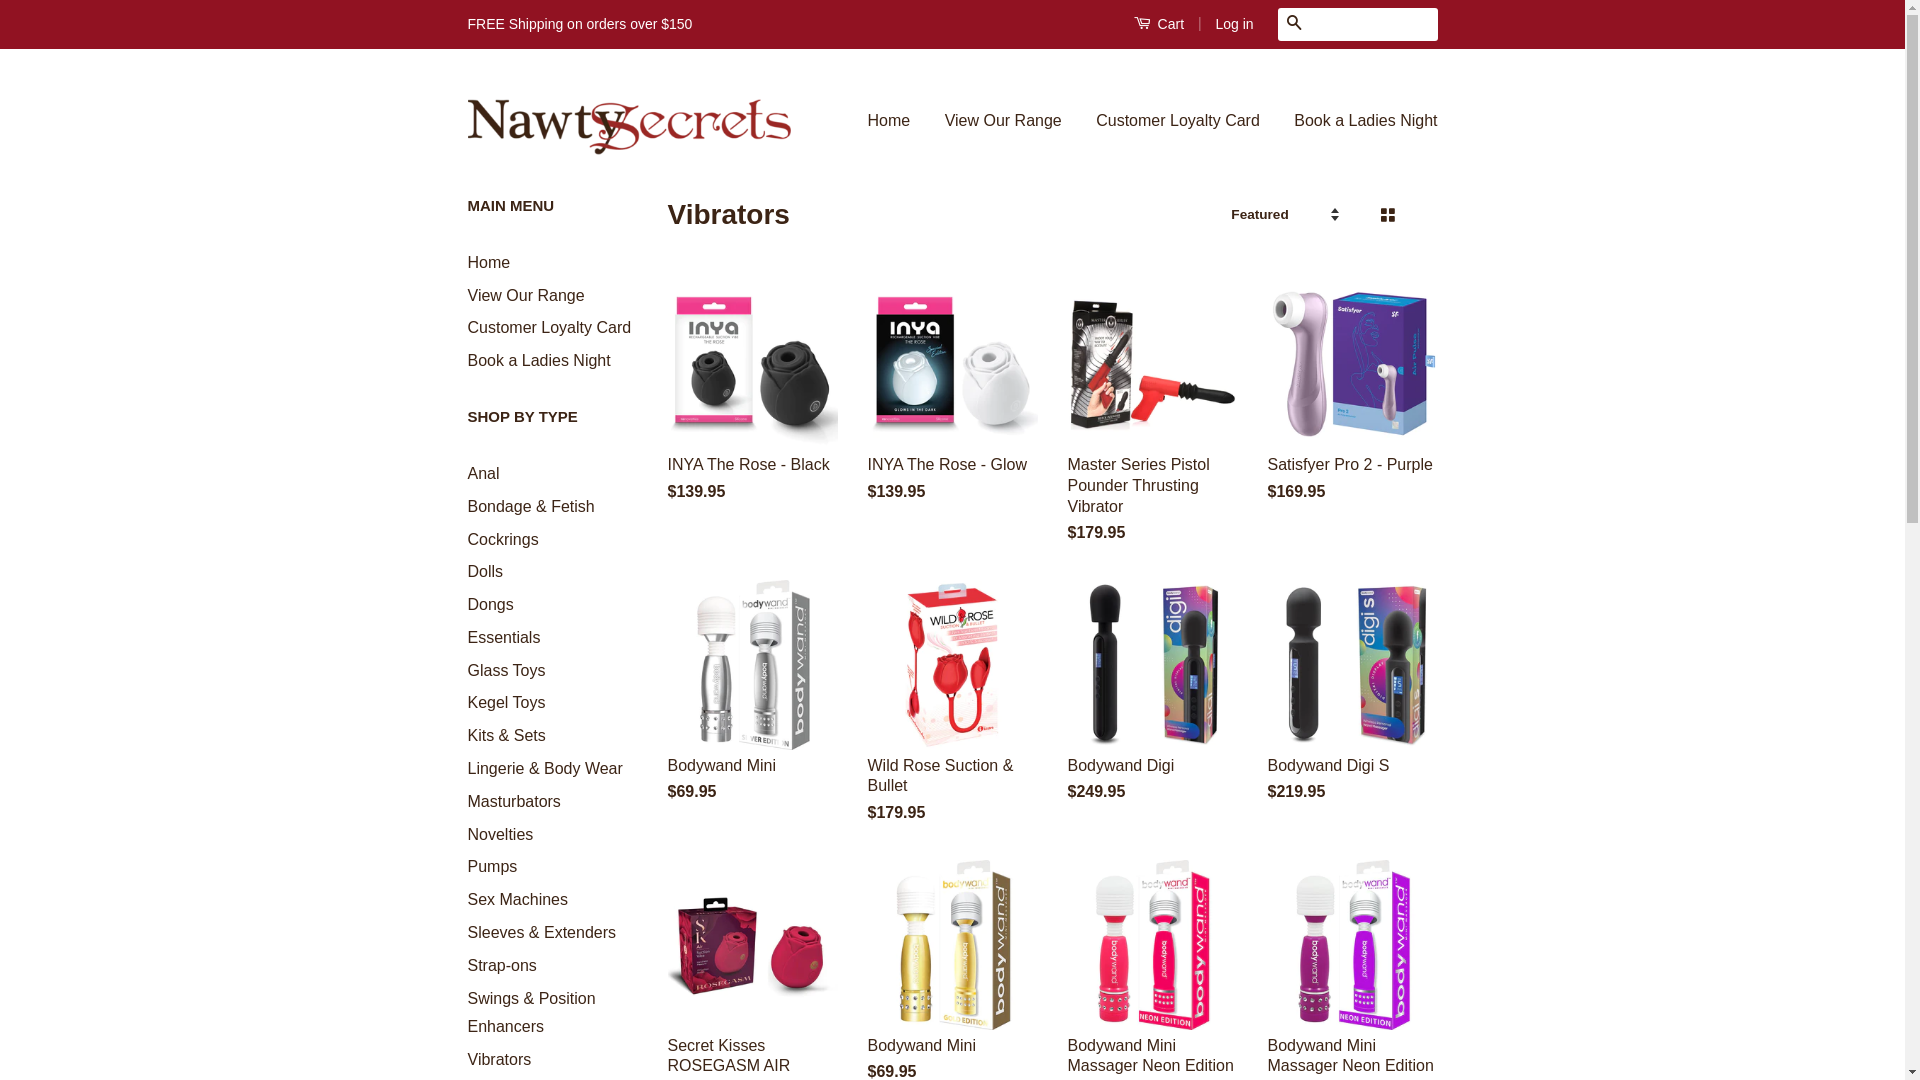  What do you see at coordinates (1003, 121) in the screenshot?
I see `'View Our Range'` at bounding box center [1003, 121].